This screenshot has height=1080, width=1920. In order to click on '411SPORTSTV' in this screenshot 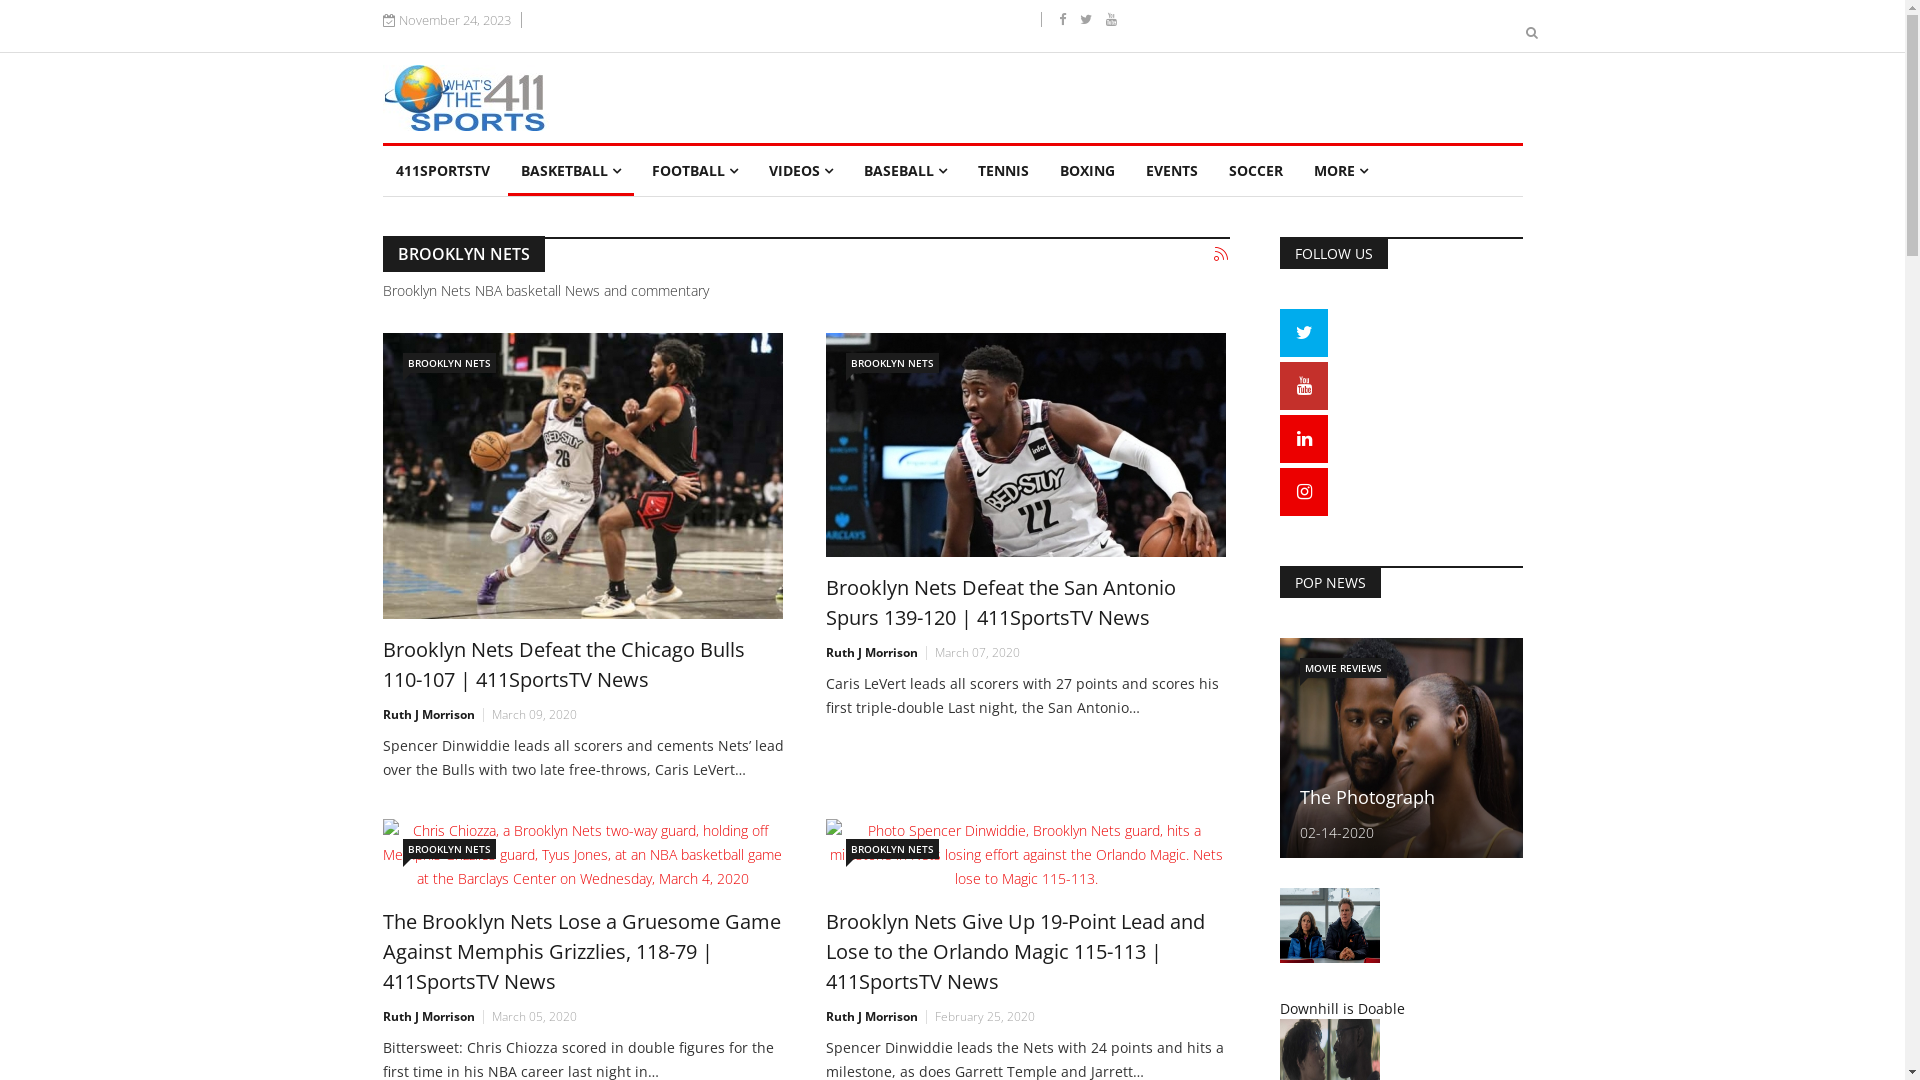, I will do `click(440, 169)`.